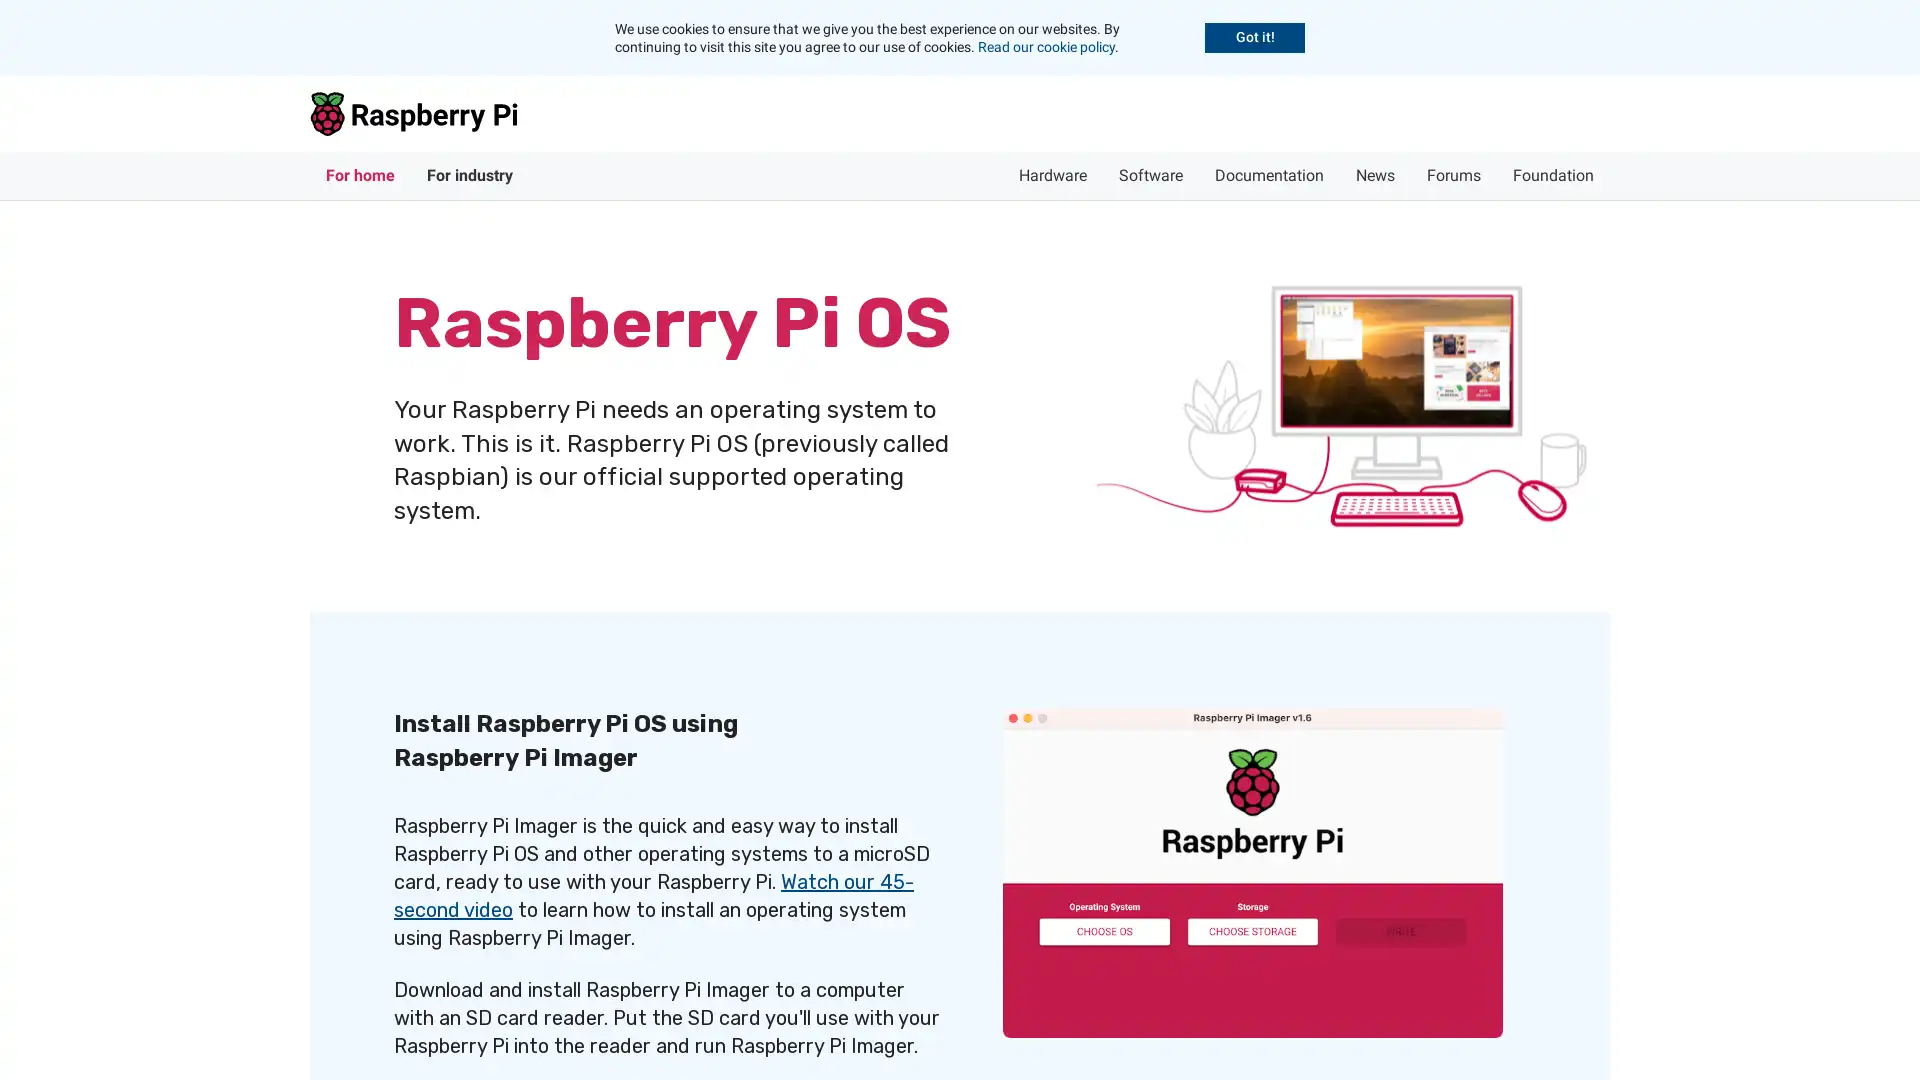  I want to click on Accept cookies, so click(1253, 37).